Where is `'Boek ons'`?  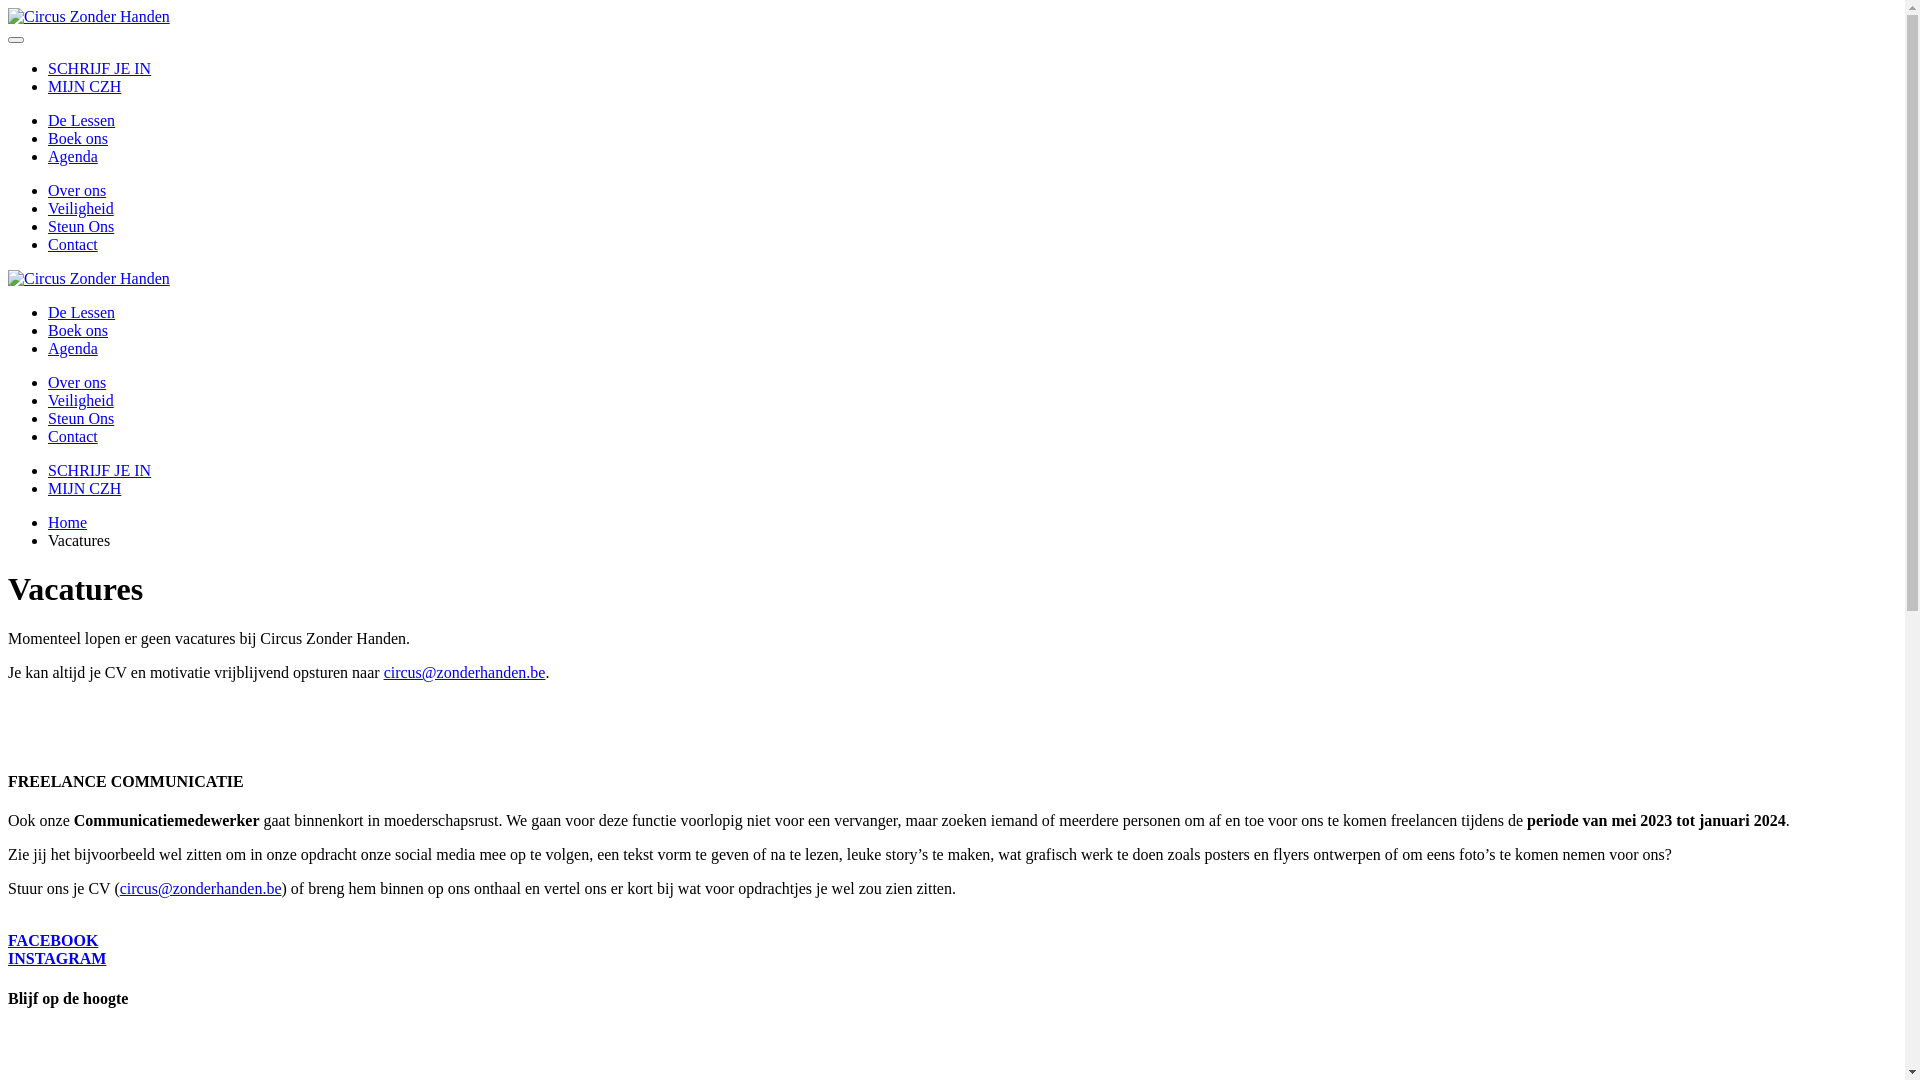 'Boek ons' is located at coordinates (77, 137).